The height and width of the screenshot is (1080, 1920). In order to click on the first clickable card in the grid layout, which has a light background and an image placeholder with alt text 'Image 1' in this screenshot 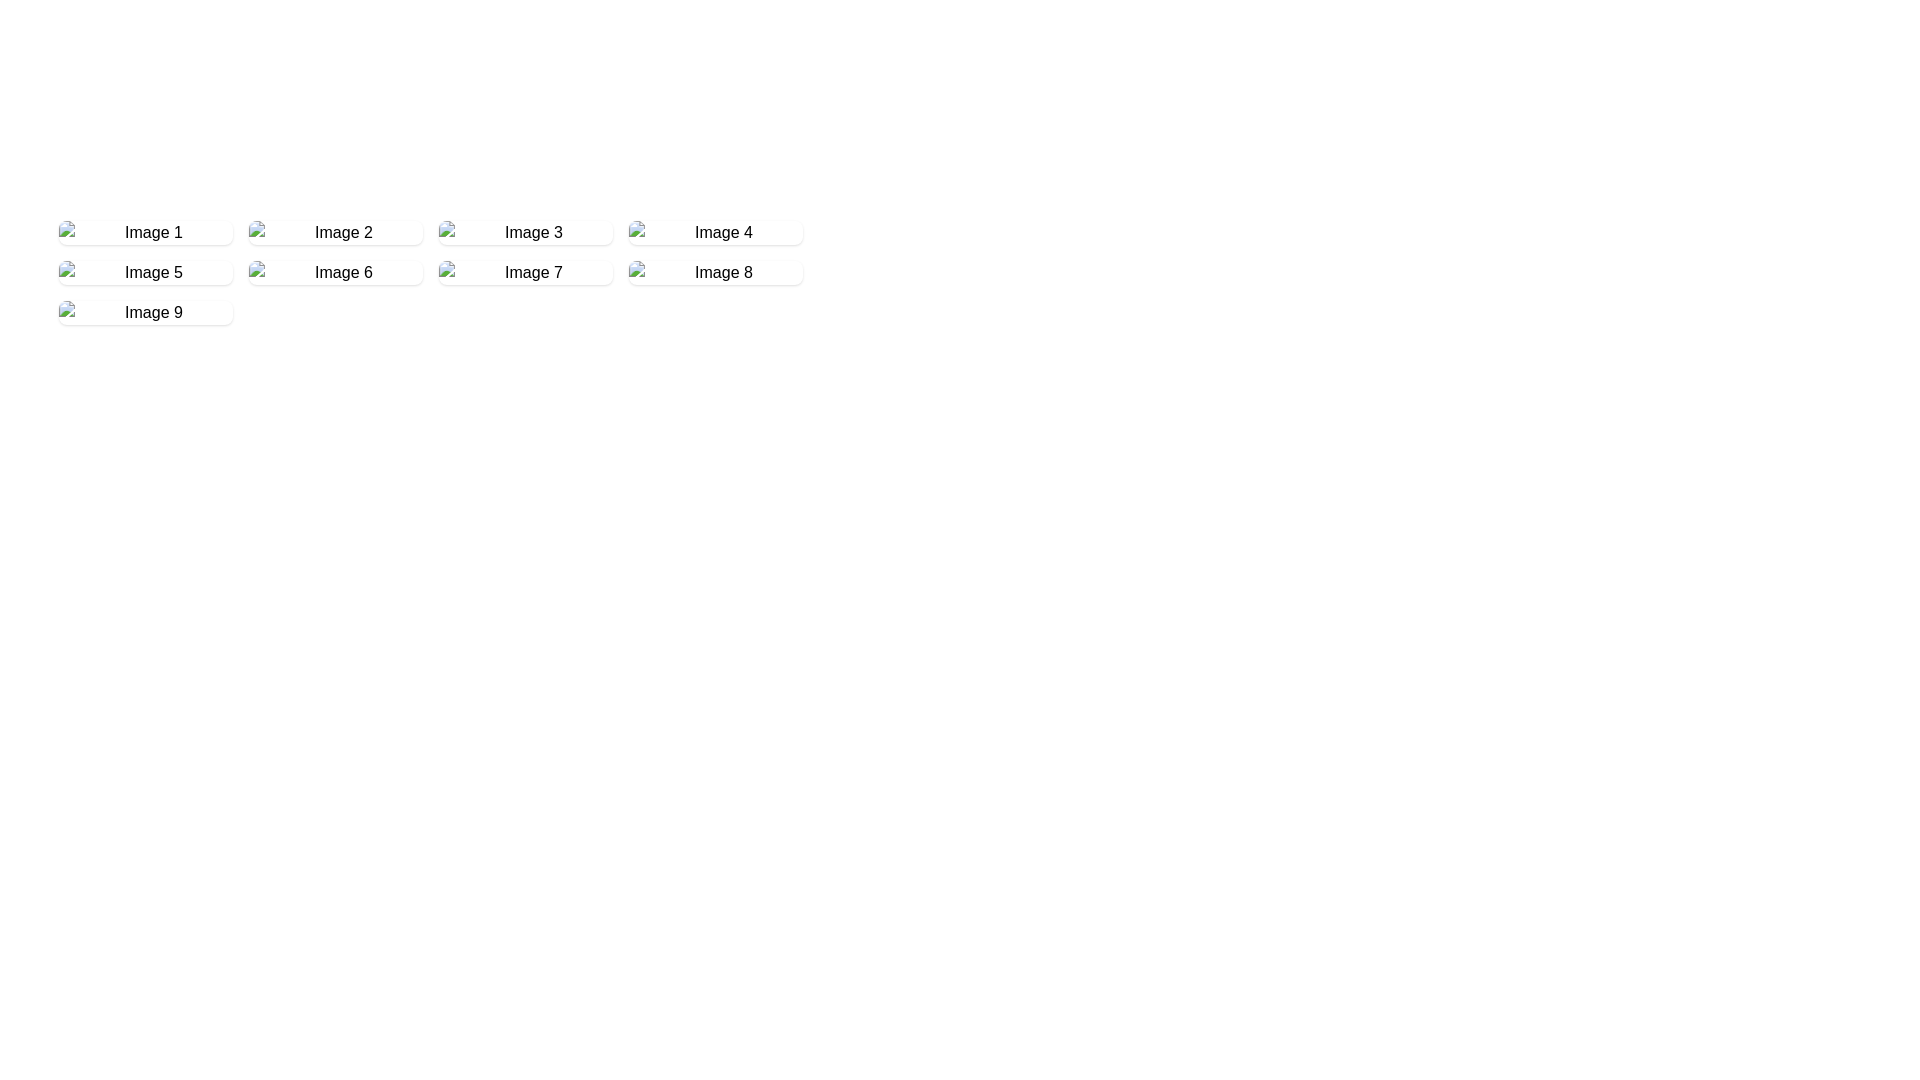, I will do `click(144, 231)`.